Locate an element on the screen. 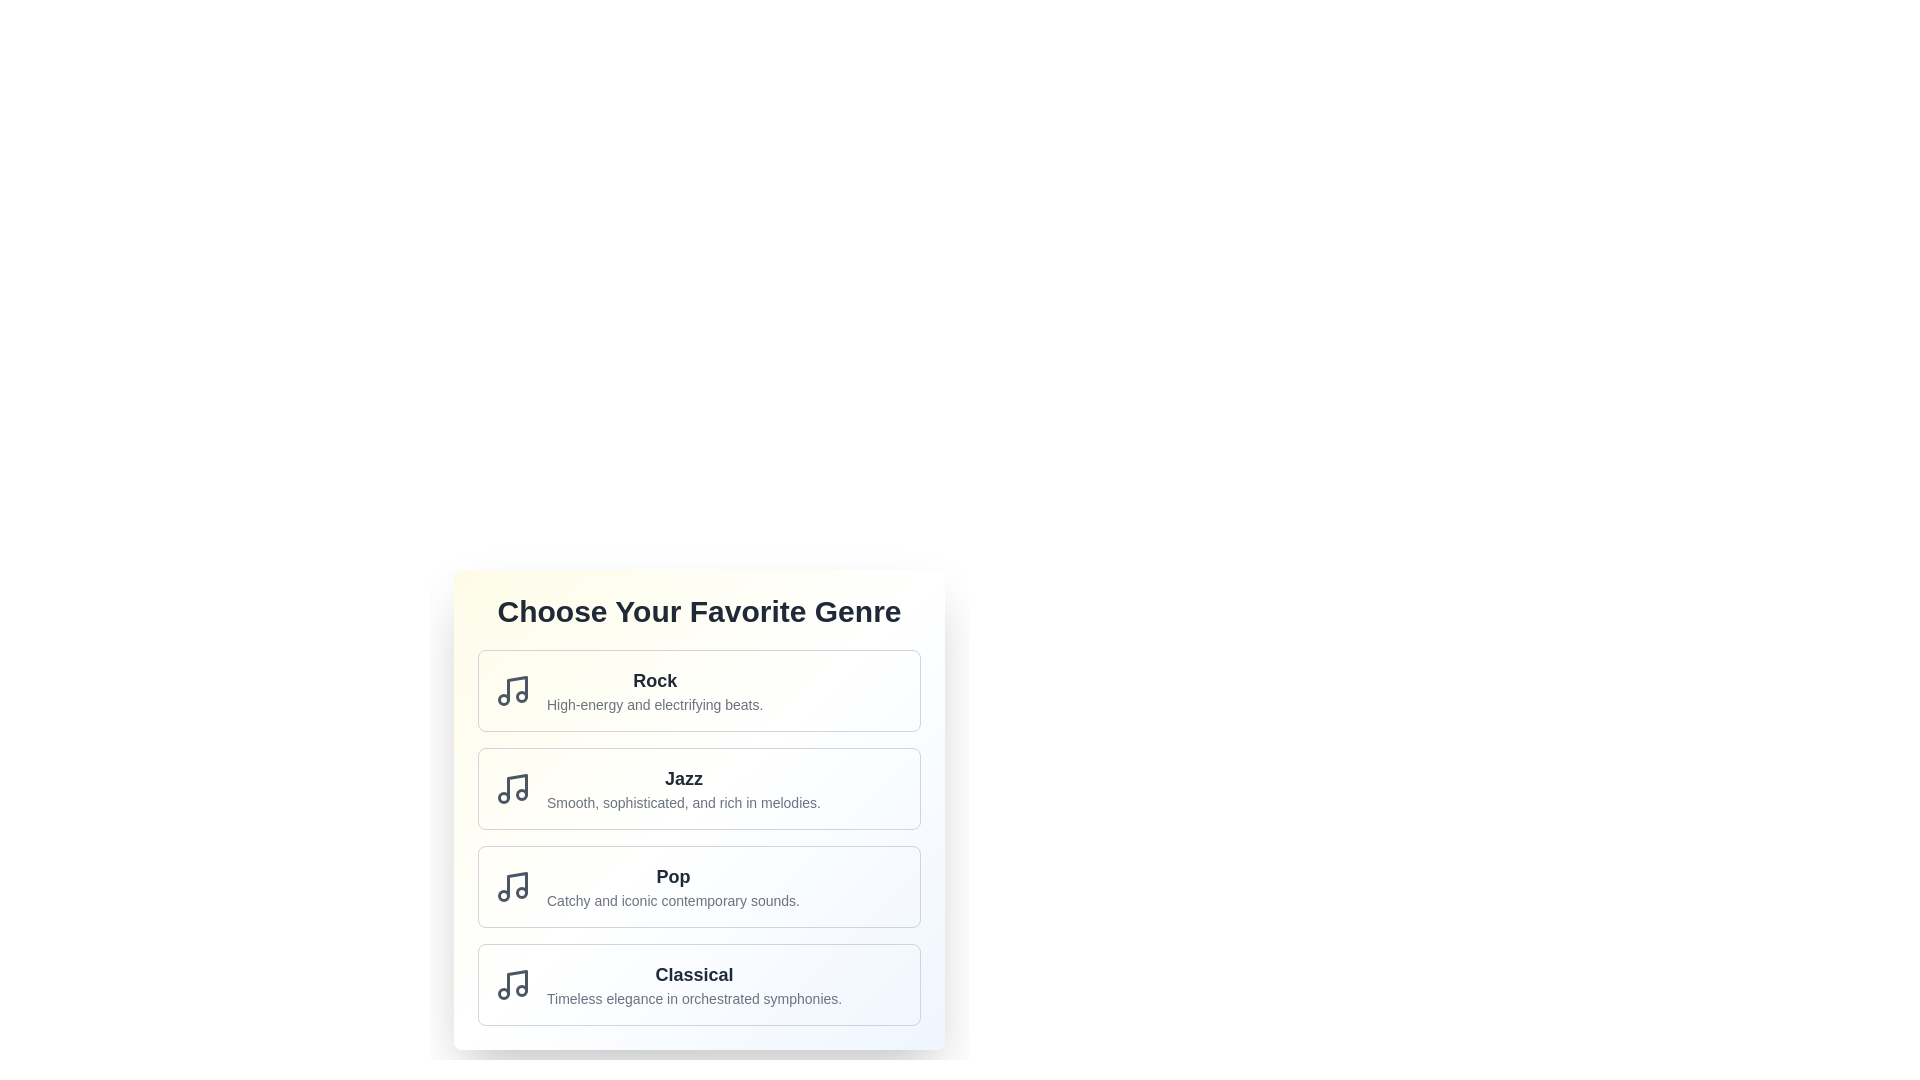 This screenshot has height=1080, width=1920. the List item box for the genre 'Pop' is located at coordinates (699, 886).